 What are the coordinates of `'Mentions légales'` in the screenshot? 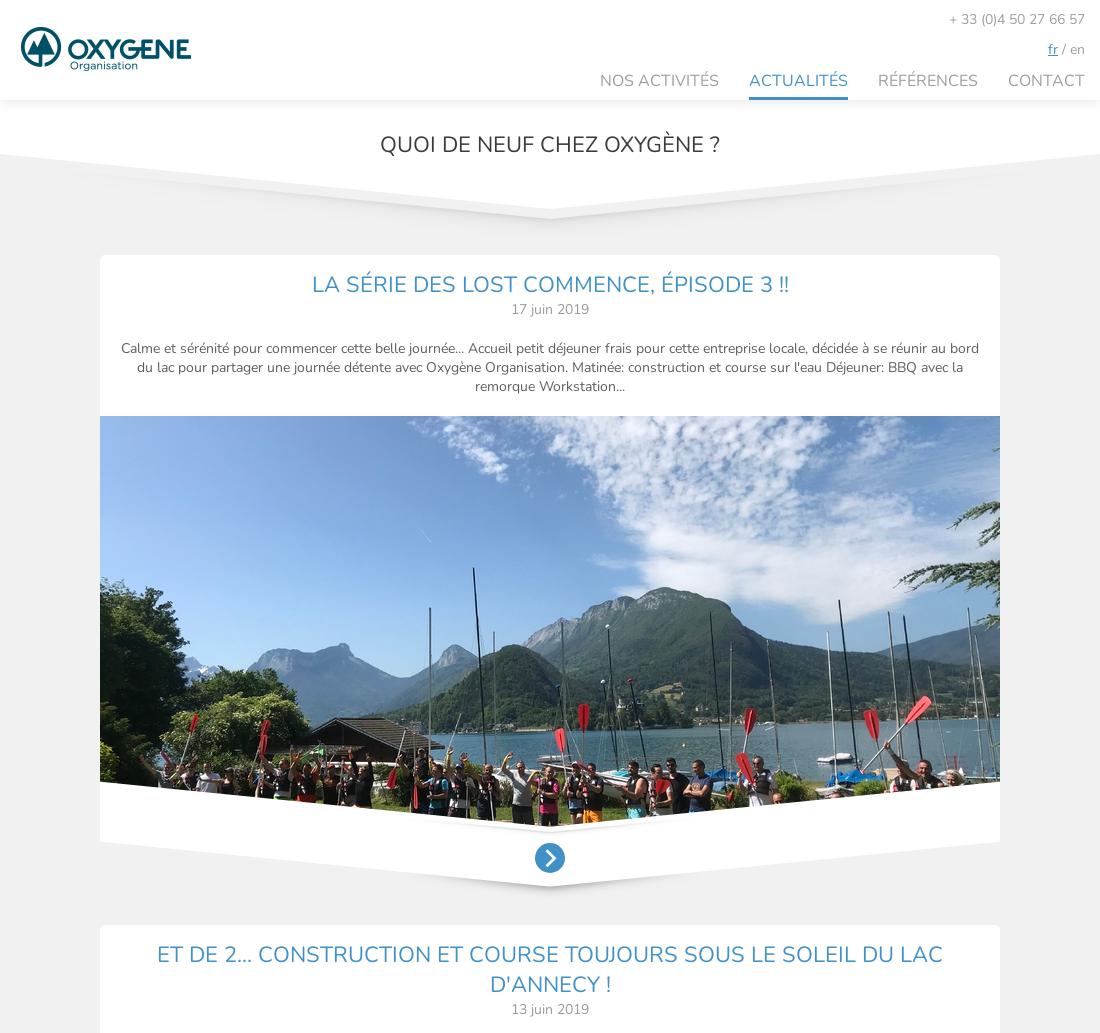 It's located at (910, 960).